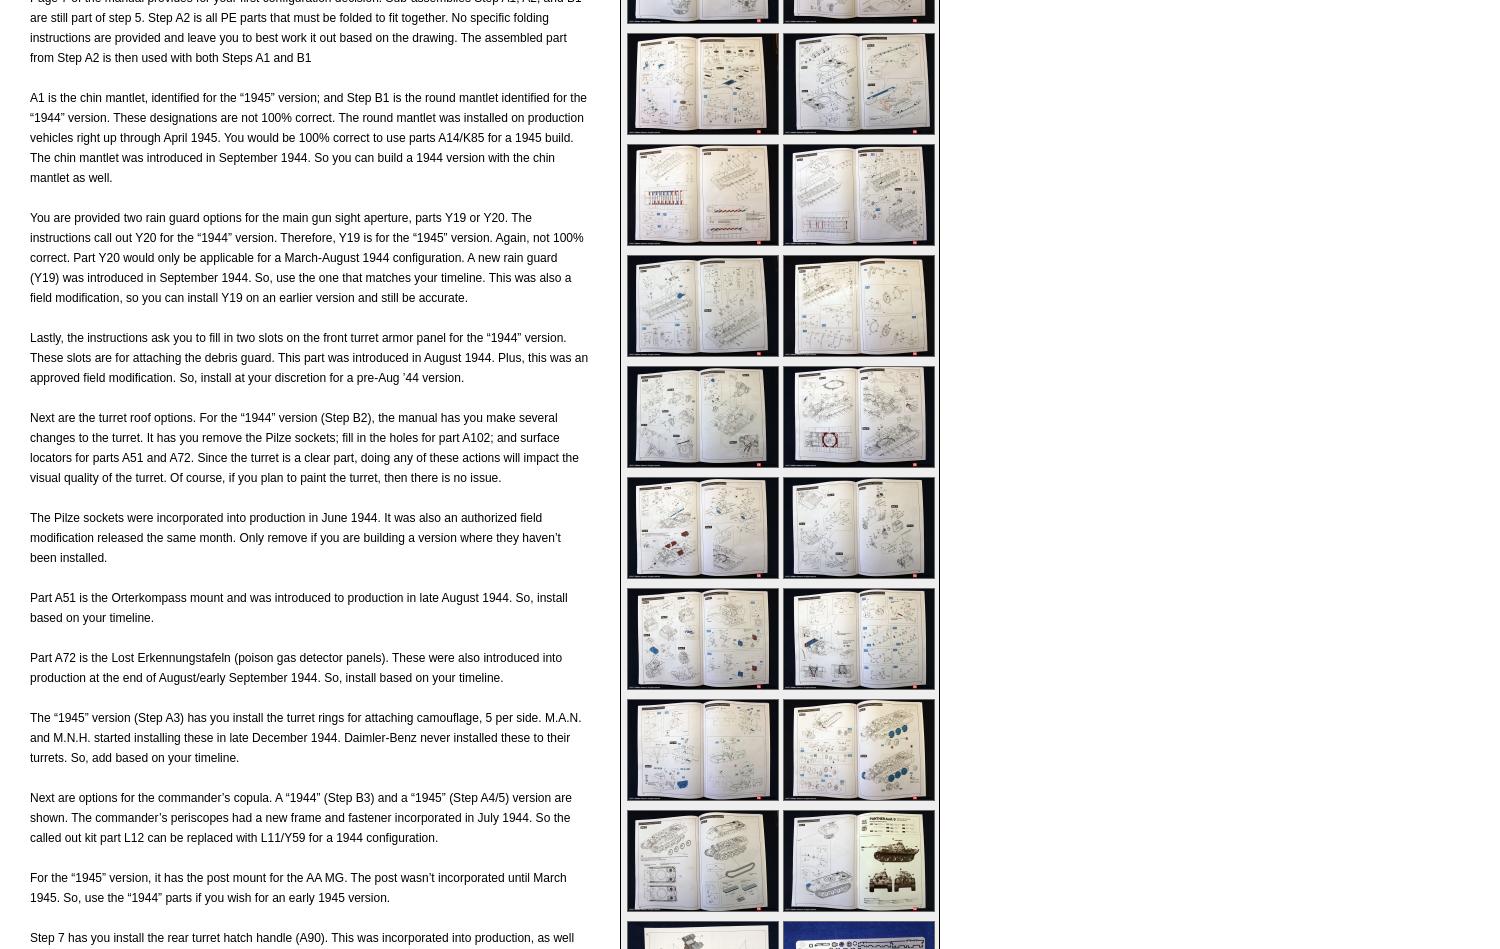 This screenshot has width=1500, height=949. Describe the element at coordinates (308, 137) in the screenshot. I see `'A1 is the chin mantlet, identified for the “1945” version; and Step B1 is the round mantlet identified for the “1944” version. These designations are not 100% correct. The round mantlet was installed on production vehicles right up through April 1945. You would be 100% correct to use parts A14/K85 for a 1945 build. The chin mantlet was introduced in September 1944. So you can build a 1944 version with the chin mantlet as well.'` at that location.